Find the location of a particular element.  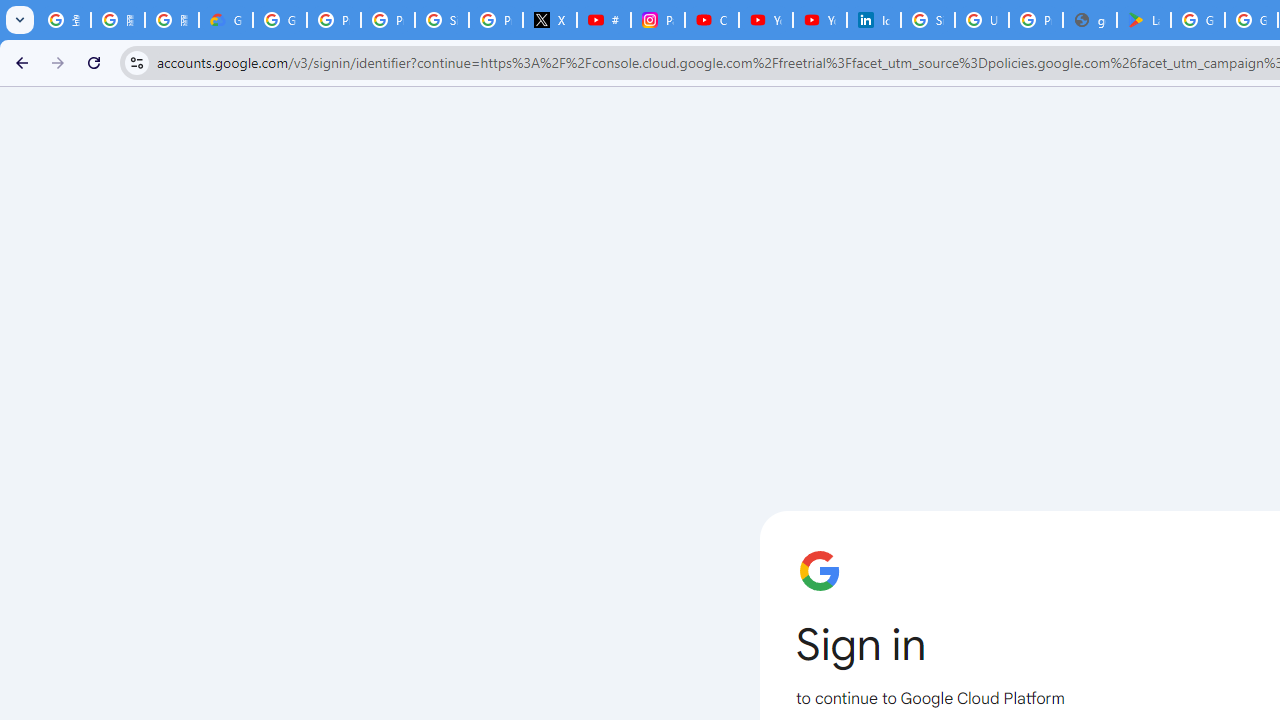

'#nbabasketballhighlights - YouTube' is located at coordinates (603, 20).